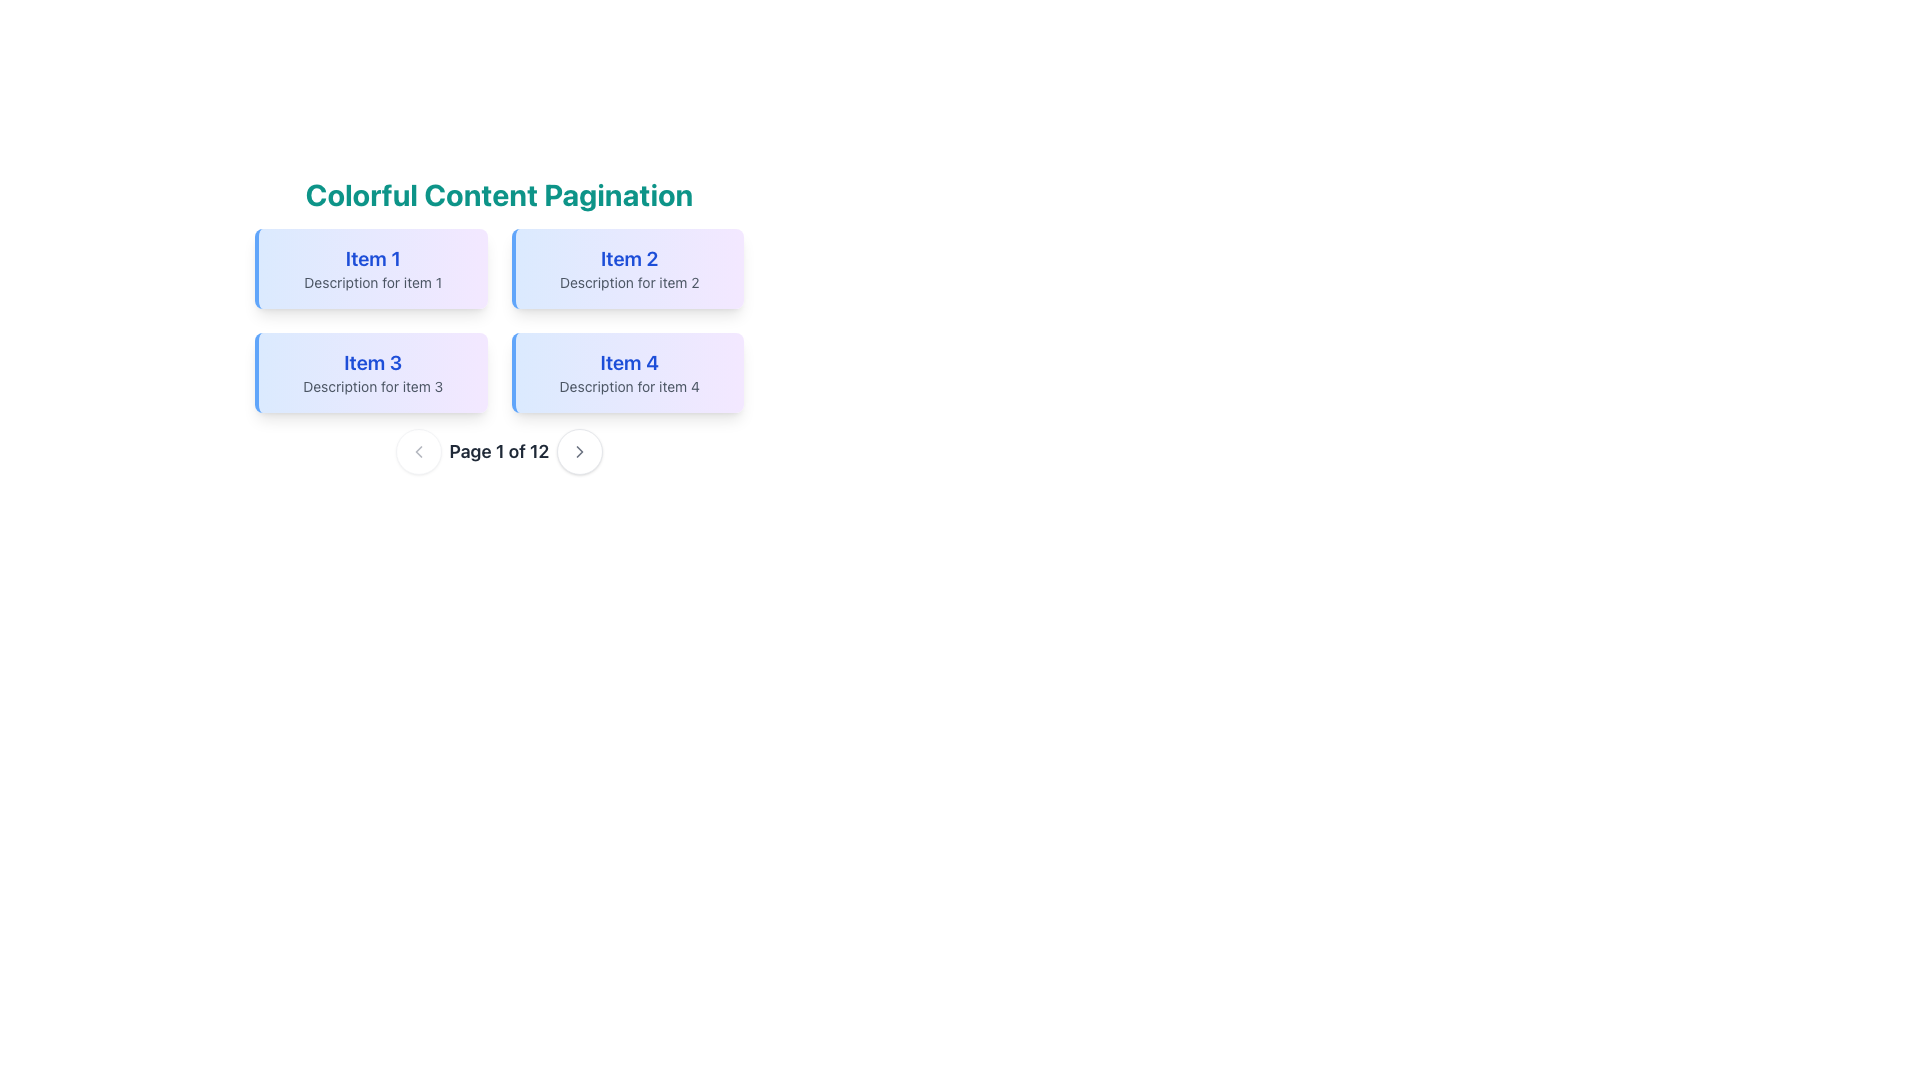 This screenshot has width=1920, height=1080. I want to click on the Text Label displaying 'Description for item 1', which is positioned below 'Item 1' in the top-left box of the interface, so click(373, 282).